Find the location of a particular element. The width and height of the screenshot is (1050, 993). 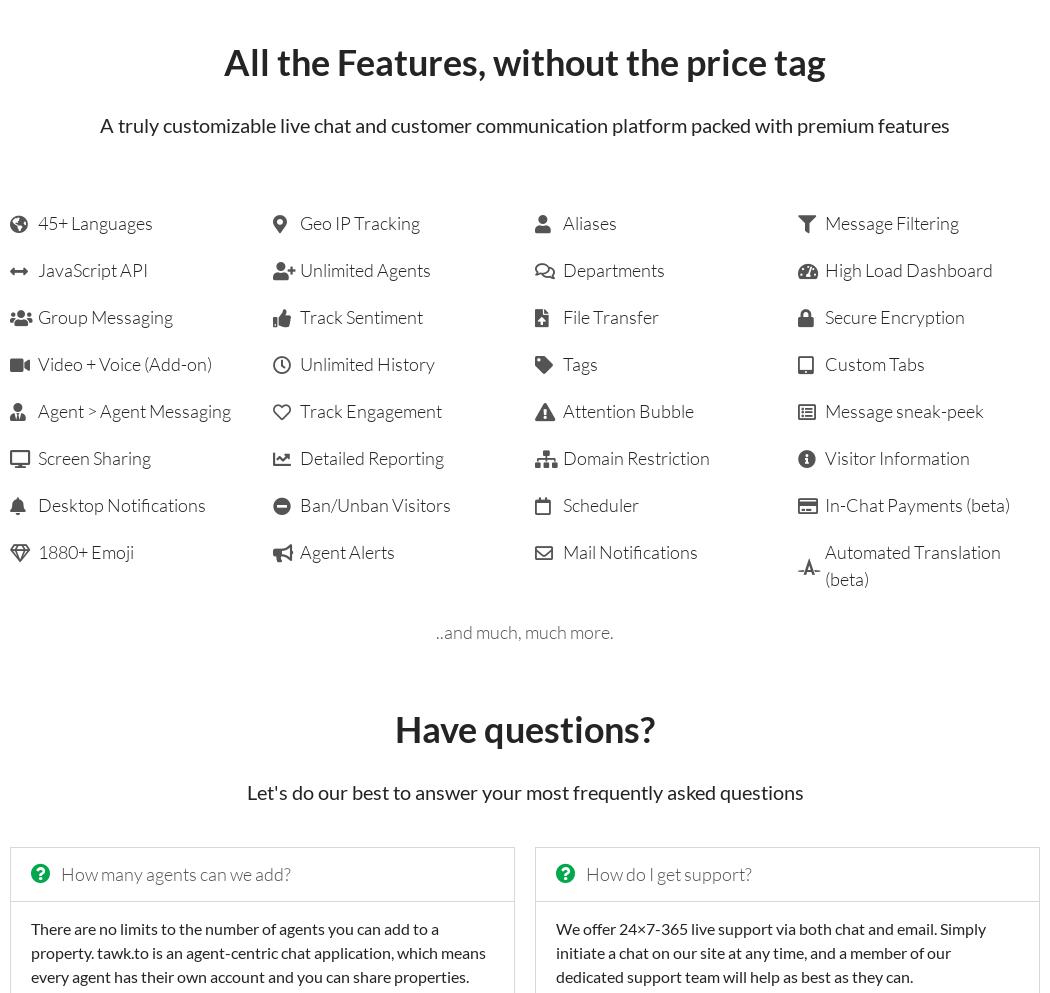

'How many agents can we add?' is located at coordinates (175, 873).